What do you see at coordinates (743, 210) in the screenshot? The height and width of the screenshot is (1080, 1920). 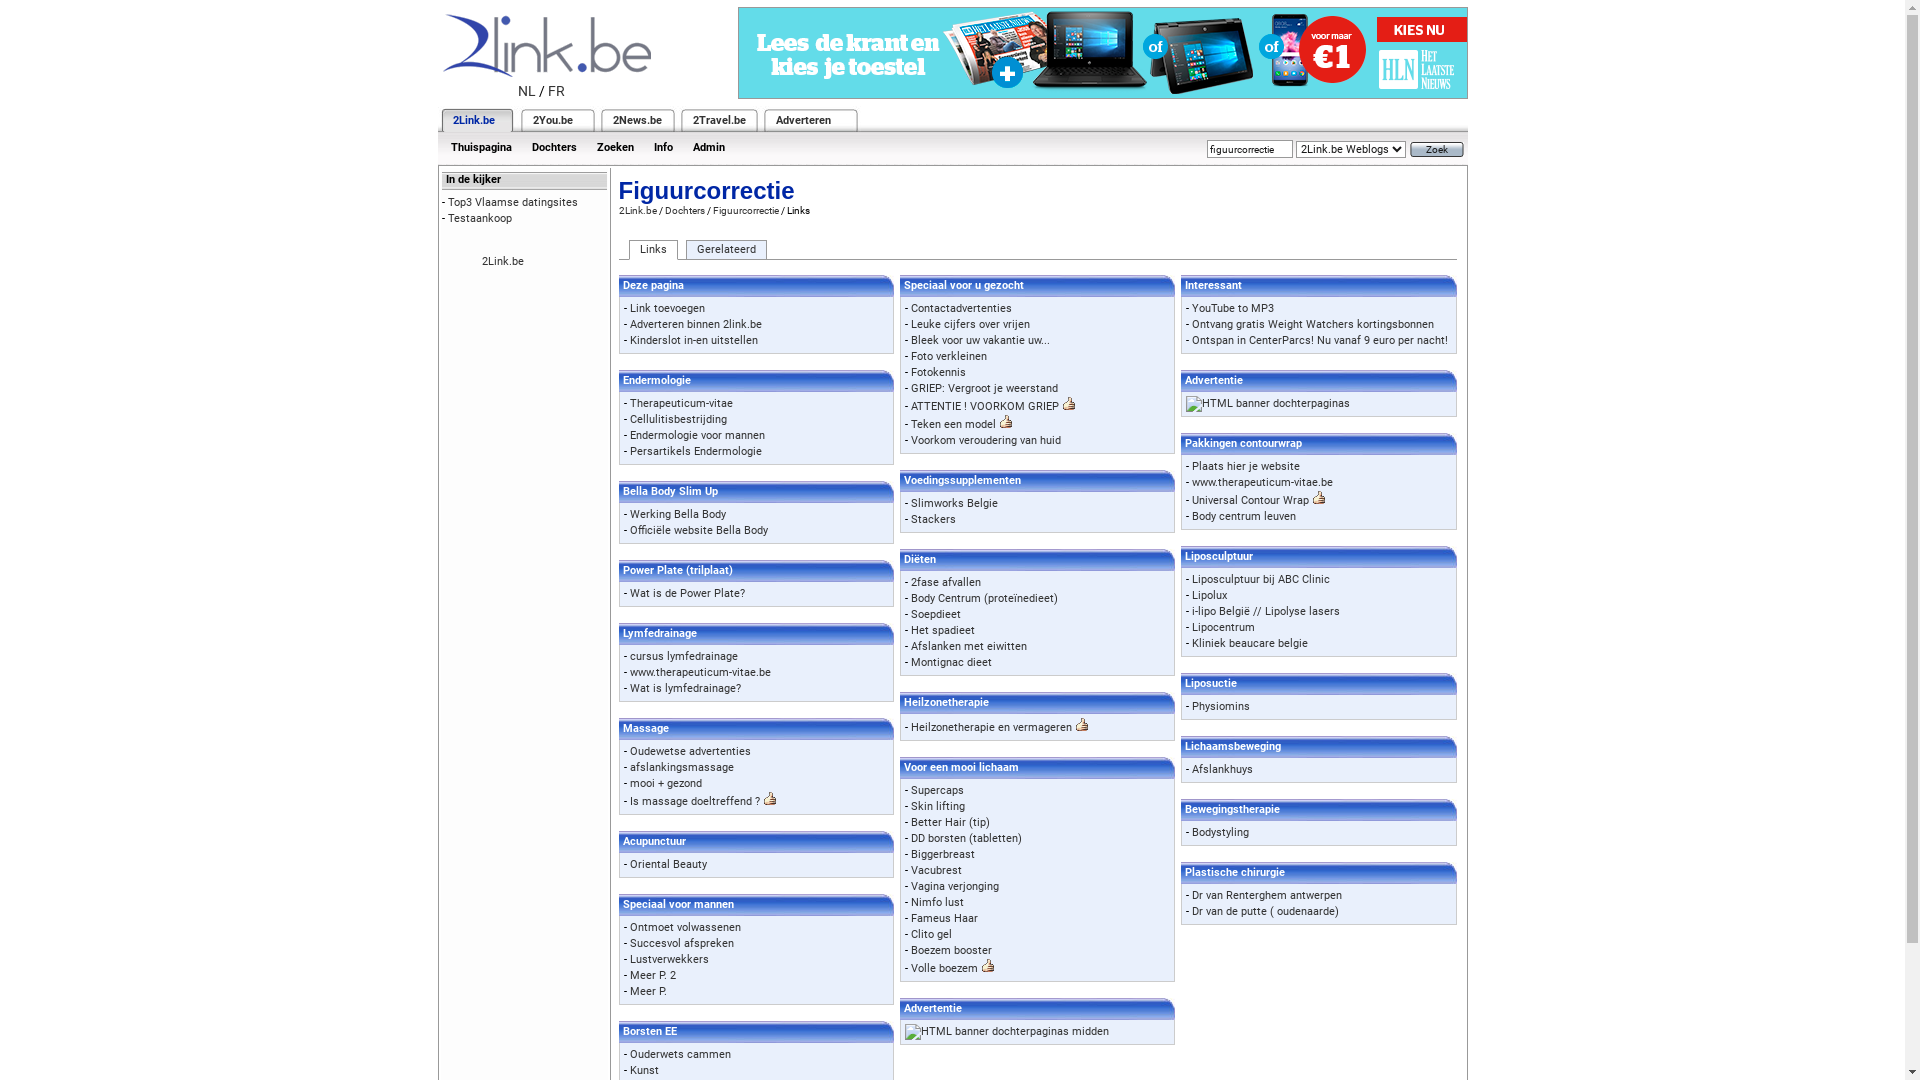 I see `'Figuurcorrectie'` at bounding box center [743, 210].